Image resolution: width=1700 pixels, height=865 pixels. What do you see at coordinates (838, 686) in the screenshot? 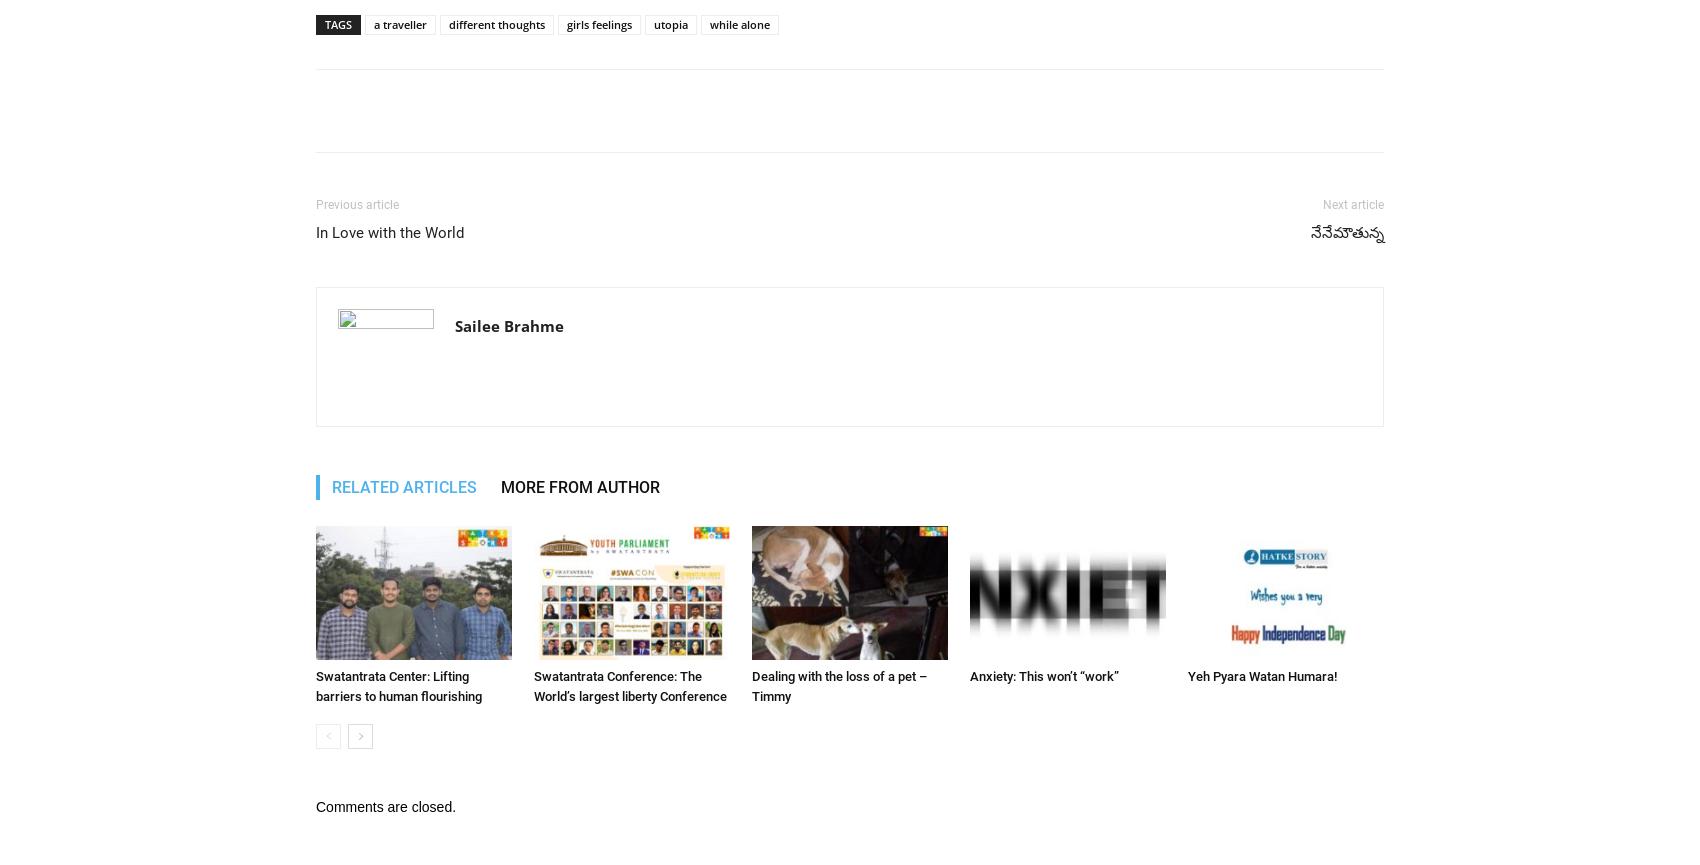
I see `'Dealing with the loss of a pet – Timmy'` at bounding box center [838, 686].